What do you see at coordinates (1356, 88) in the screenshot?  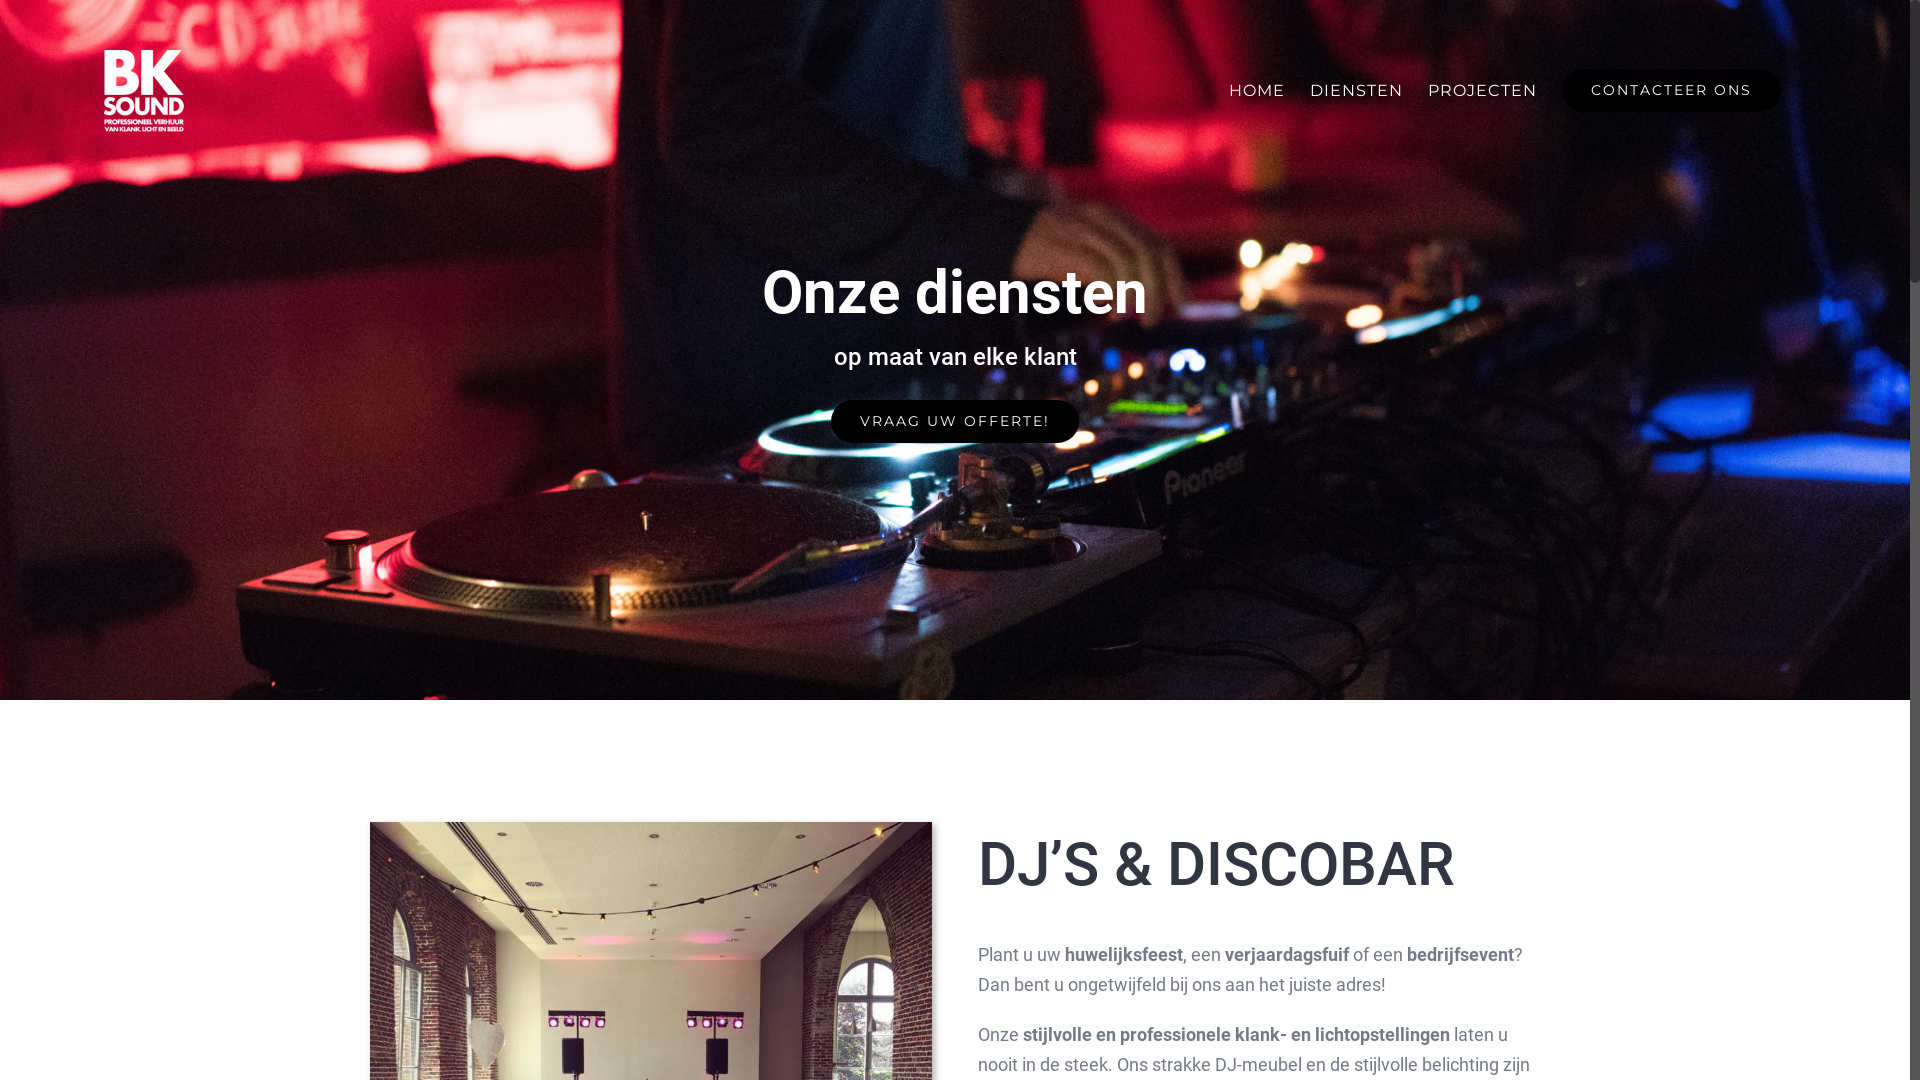 I see `'DIENSTEN'` at bounding box center [1356, 88].